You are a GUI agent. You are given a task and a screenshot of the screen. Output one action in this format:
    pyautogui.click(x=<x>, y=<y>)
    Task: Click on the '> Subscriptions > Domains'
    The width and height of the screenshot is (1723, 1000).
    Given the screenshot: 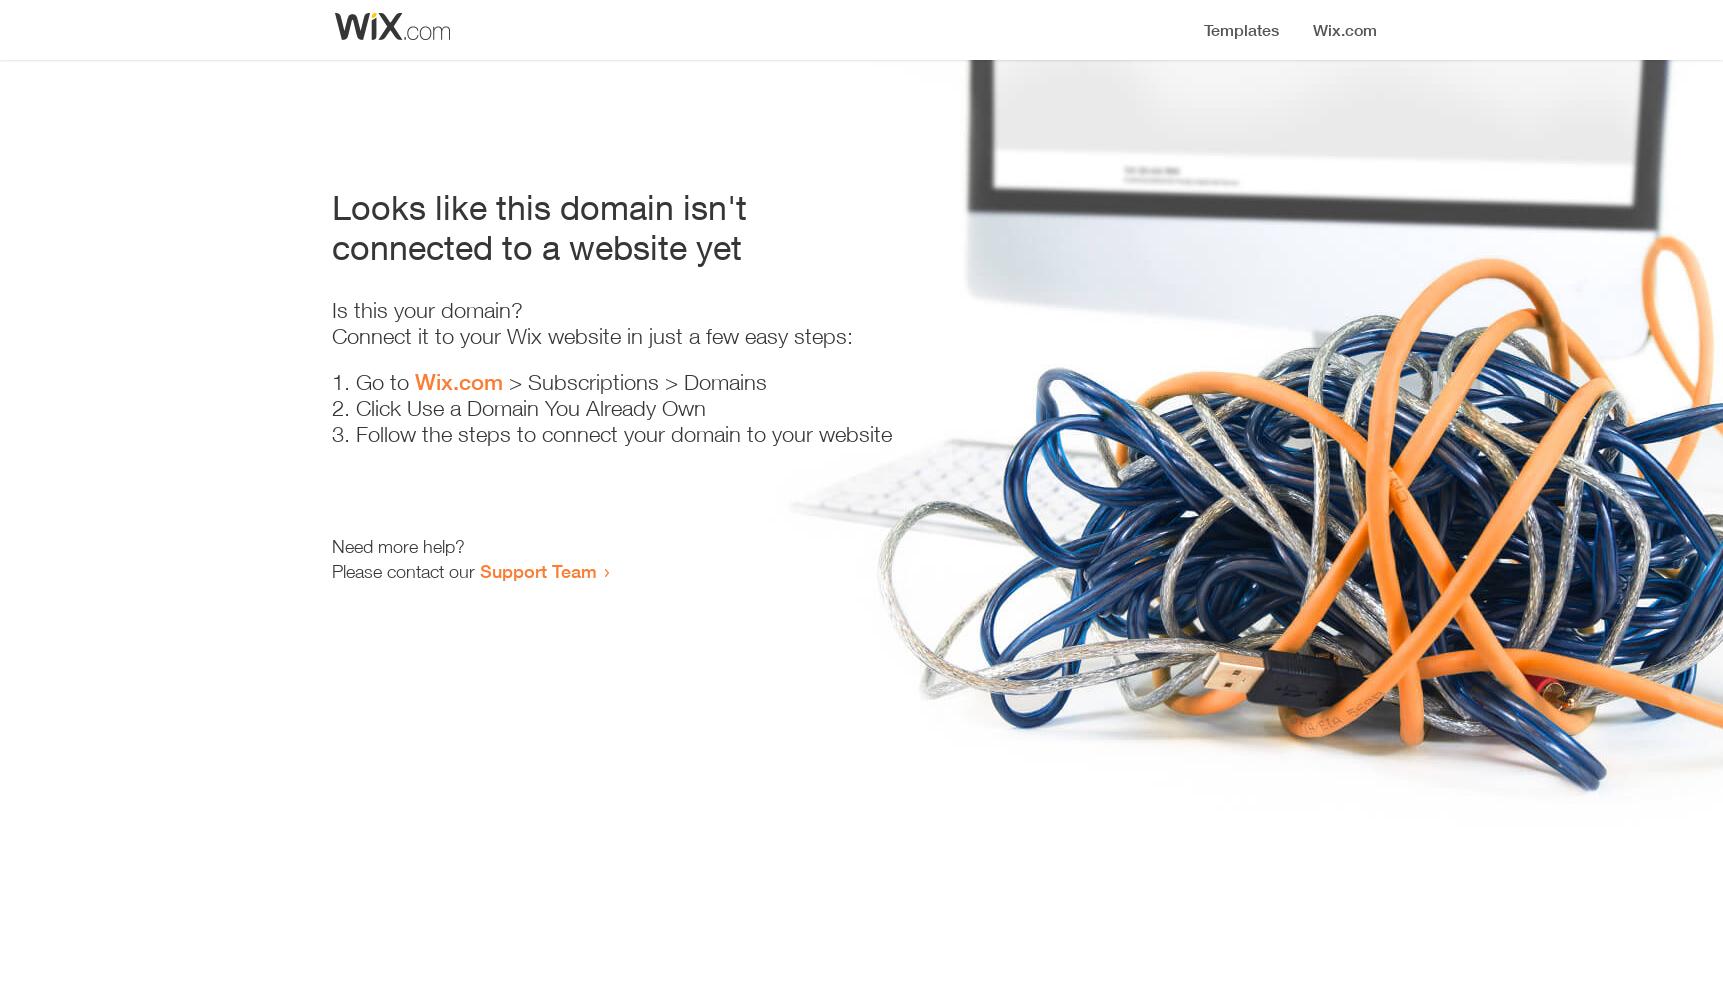 What is the action you would take?
    pyautogui.click(x=633, y=382)
    